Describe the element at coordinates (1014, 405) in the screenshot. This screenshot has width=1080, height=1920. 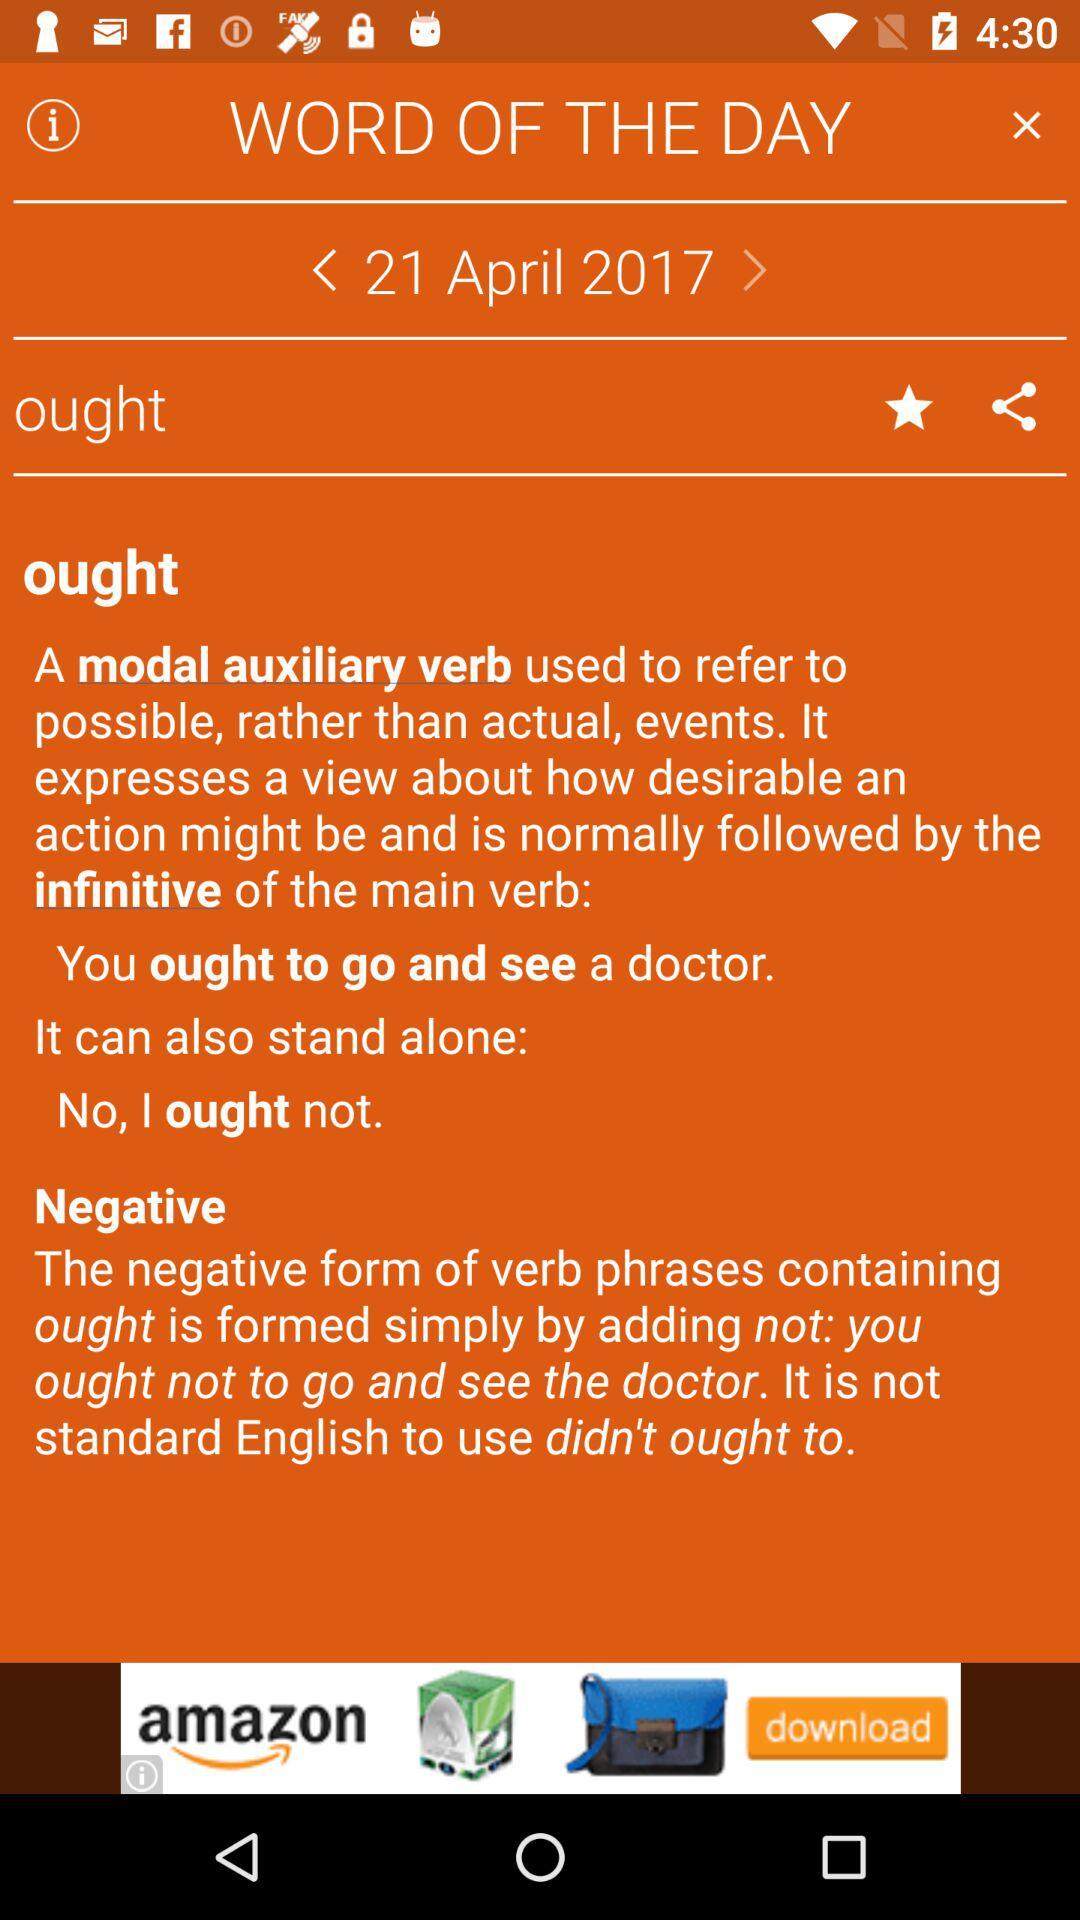
I see `share` at that location.